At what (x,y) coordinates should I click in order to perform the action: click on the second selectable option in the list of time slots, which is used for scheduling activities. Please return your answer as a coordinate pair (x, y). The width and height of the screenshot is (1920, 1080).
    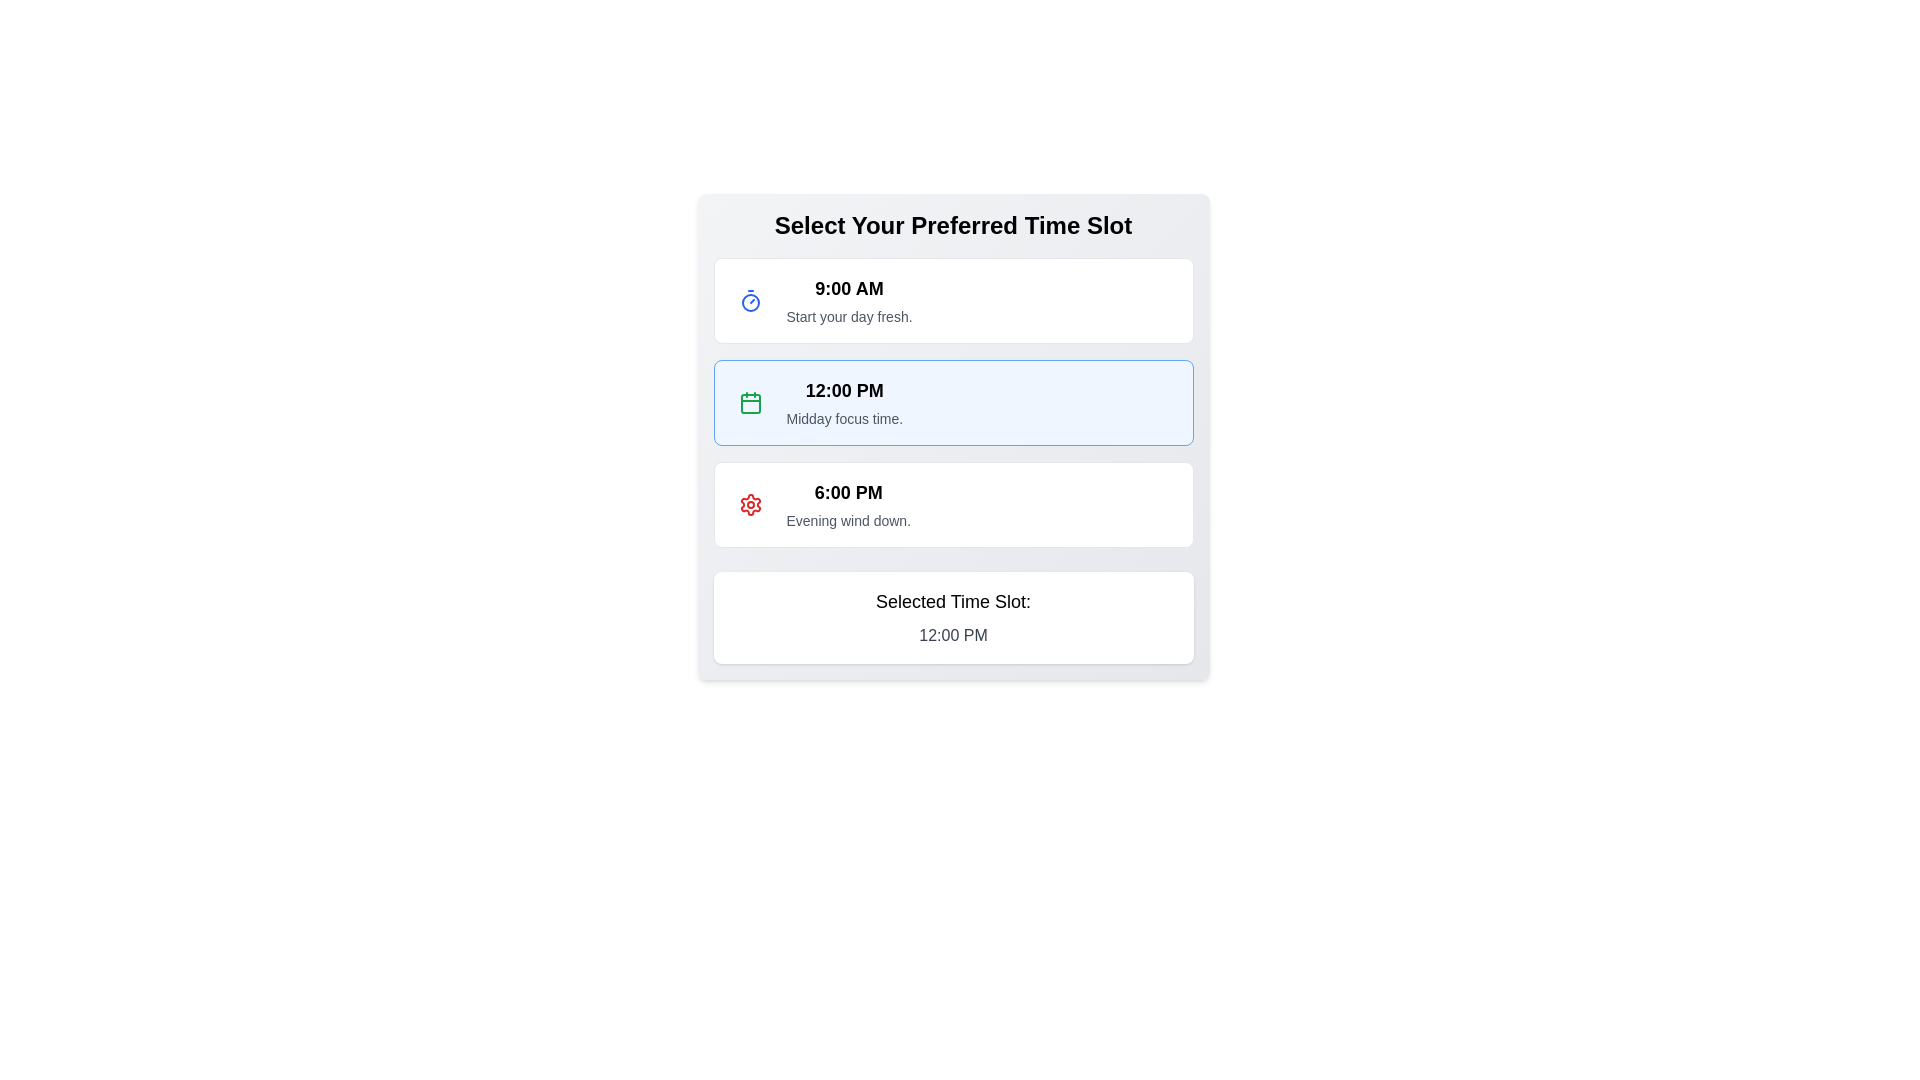
    Looking at the image, I should click on (952, 402).